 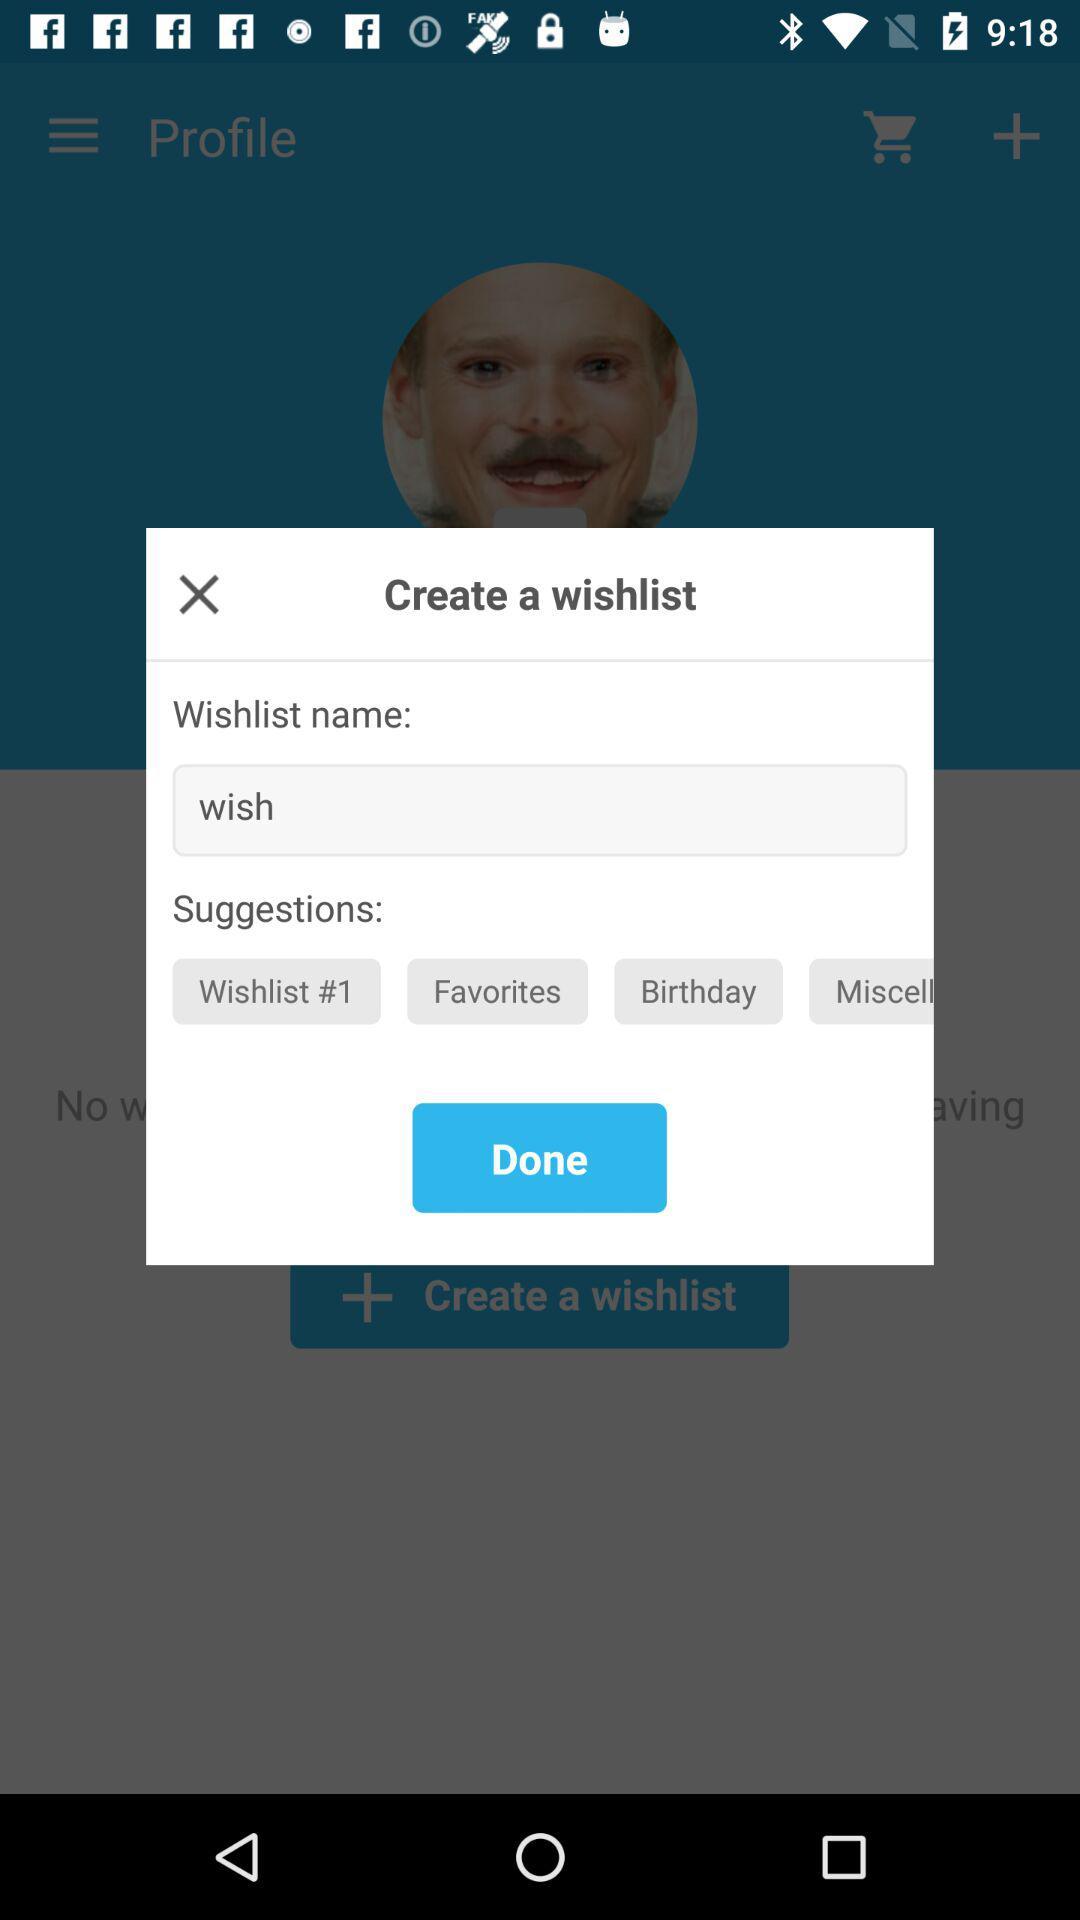 I want to click on window, so click(x=199, y=592).